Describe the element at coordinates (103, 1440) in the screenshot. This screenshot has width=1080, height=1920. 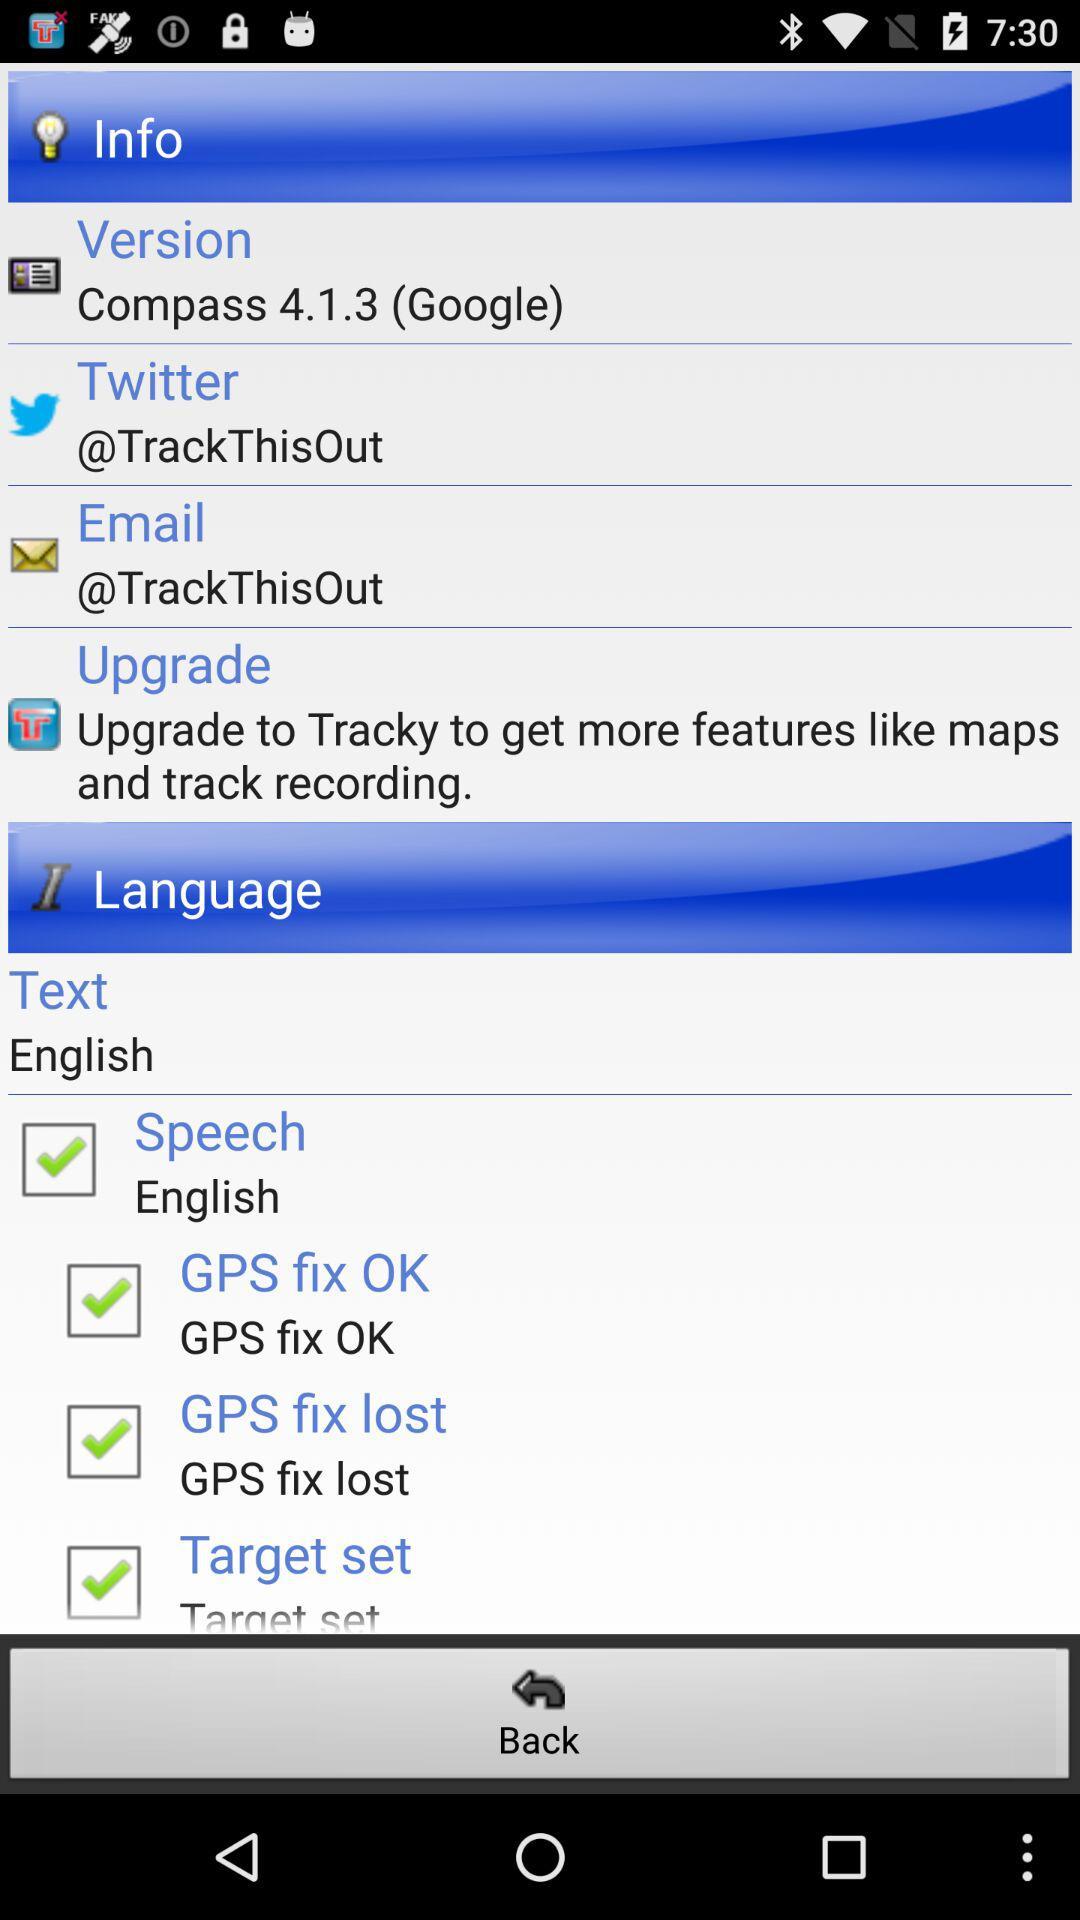
I see `gps fix lost traduction is ok/wrong` at that location.